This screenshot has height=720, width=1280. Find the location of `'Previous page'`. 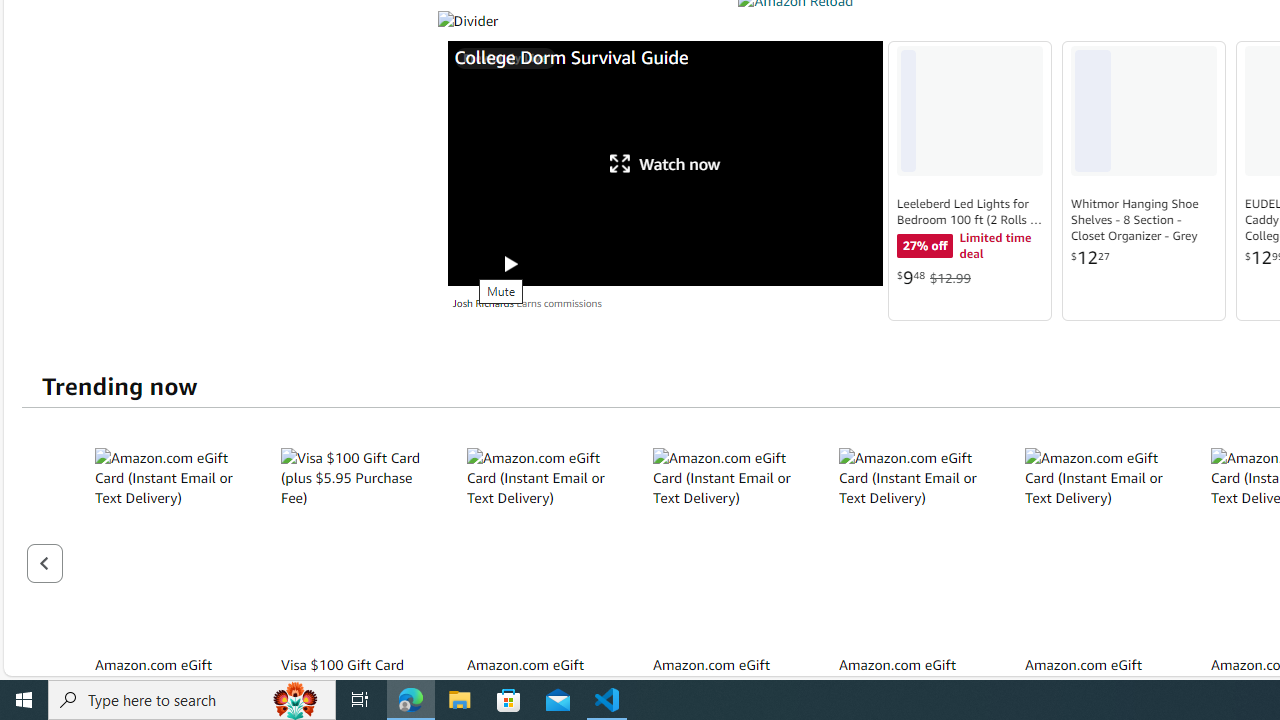

'Previous page' is located at coordinates (44, 563).